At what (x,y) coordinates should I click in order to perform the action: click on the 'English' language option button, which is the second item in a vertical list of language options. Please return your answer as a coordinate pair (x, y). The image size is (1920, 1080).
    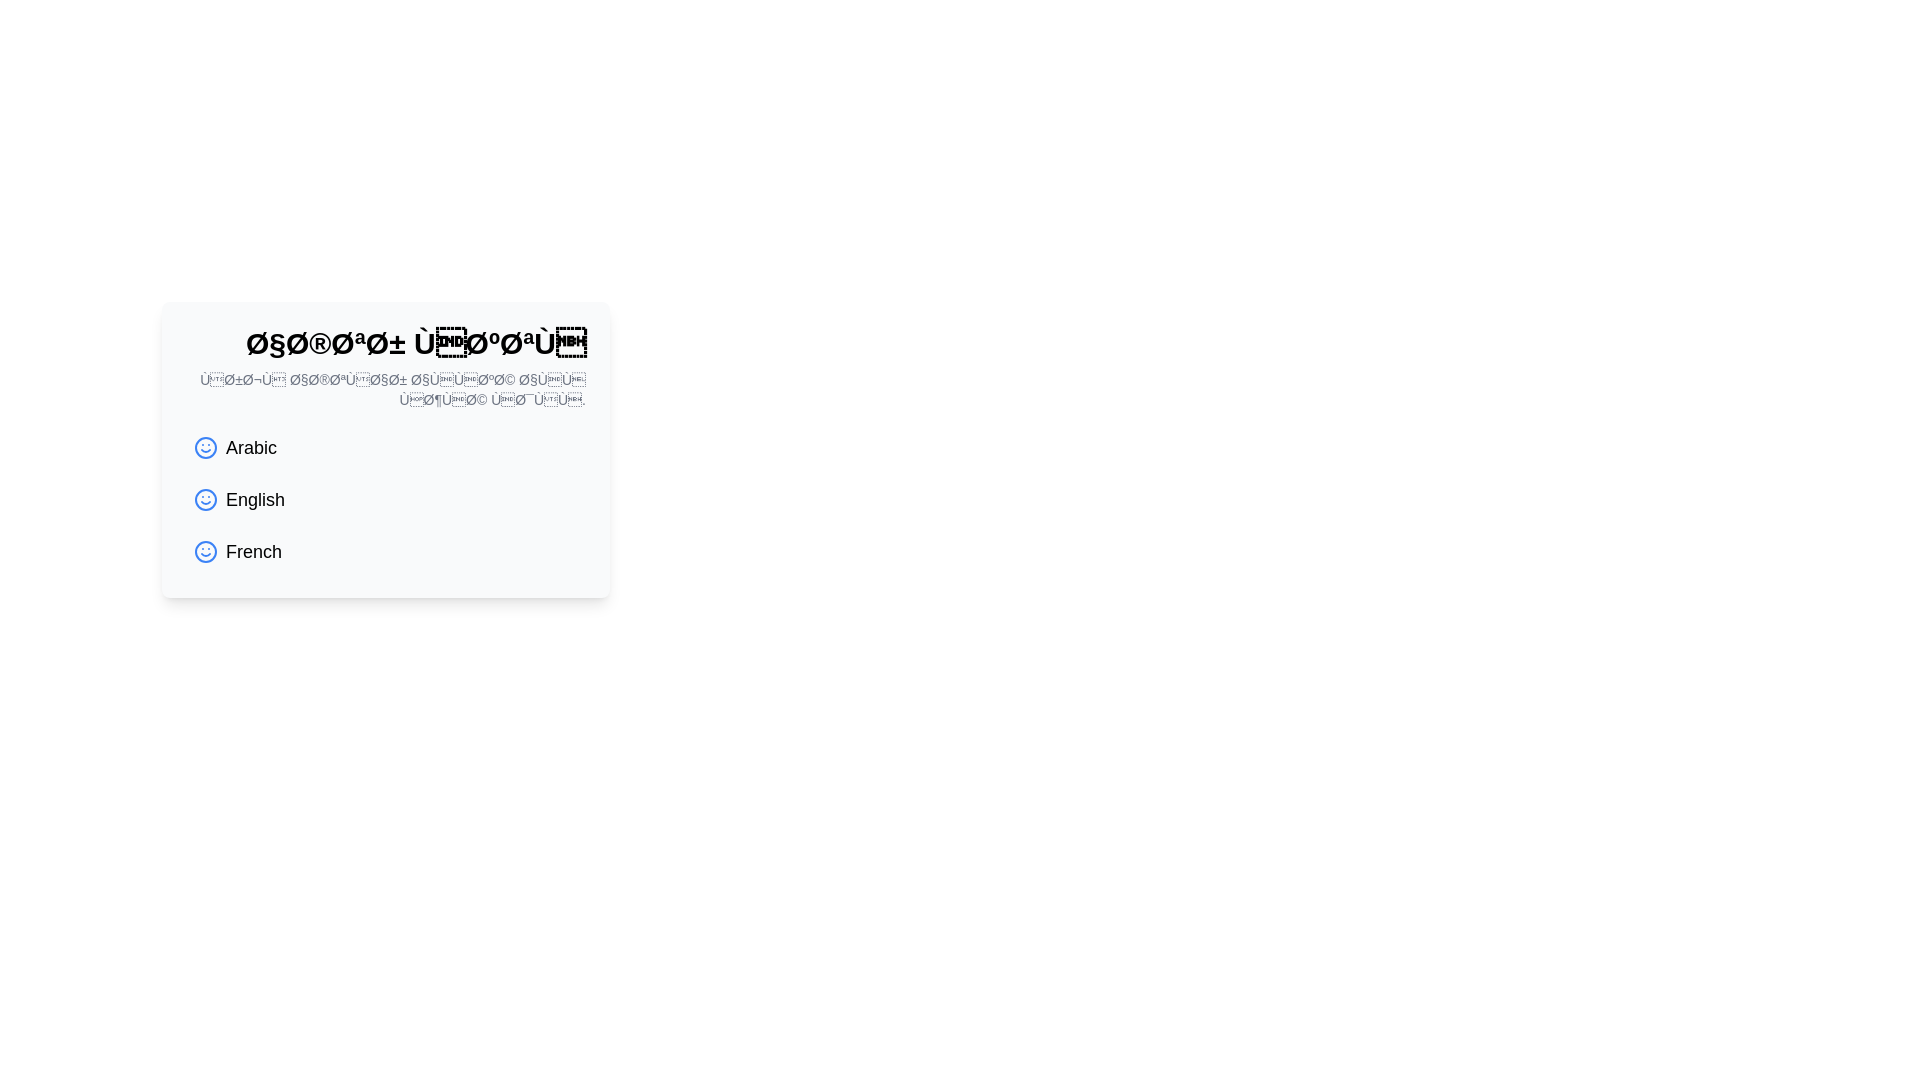
    Looking at the image, I should click on (385, 499).